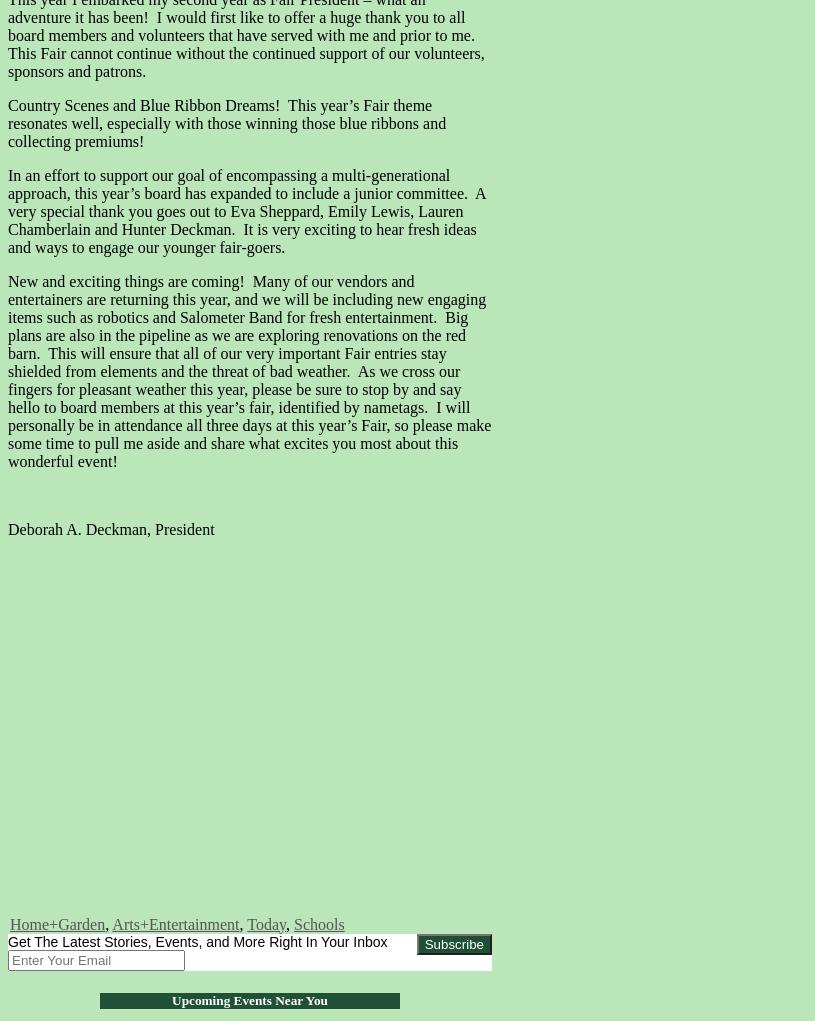  Describe the element at coordinates (110, 528) in the screenshot. I see `'Deborah A.
Deckman, President'` at that location.